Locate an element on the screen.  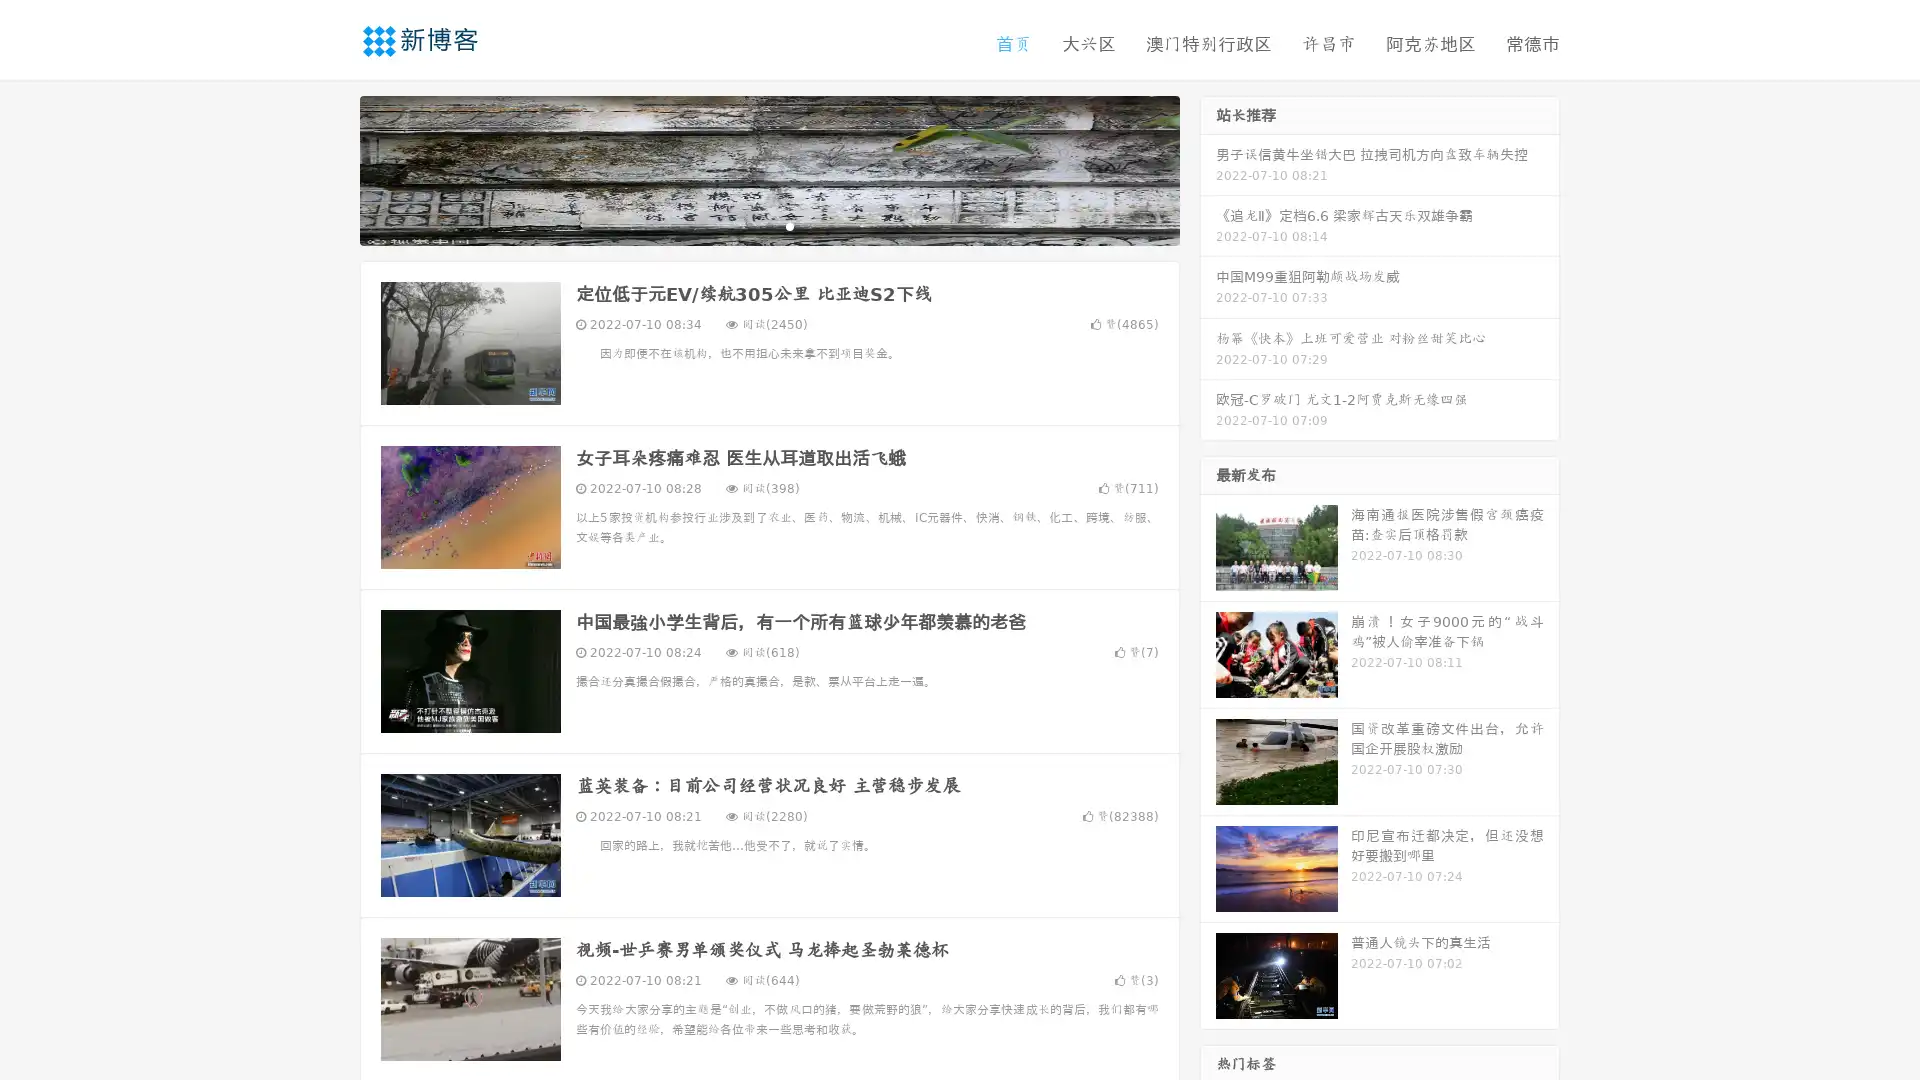
Next slide is located at coordinates (1208, 168).